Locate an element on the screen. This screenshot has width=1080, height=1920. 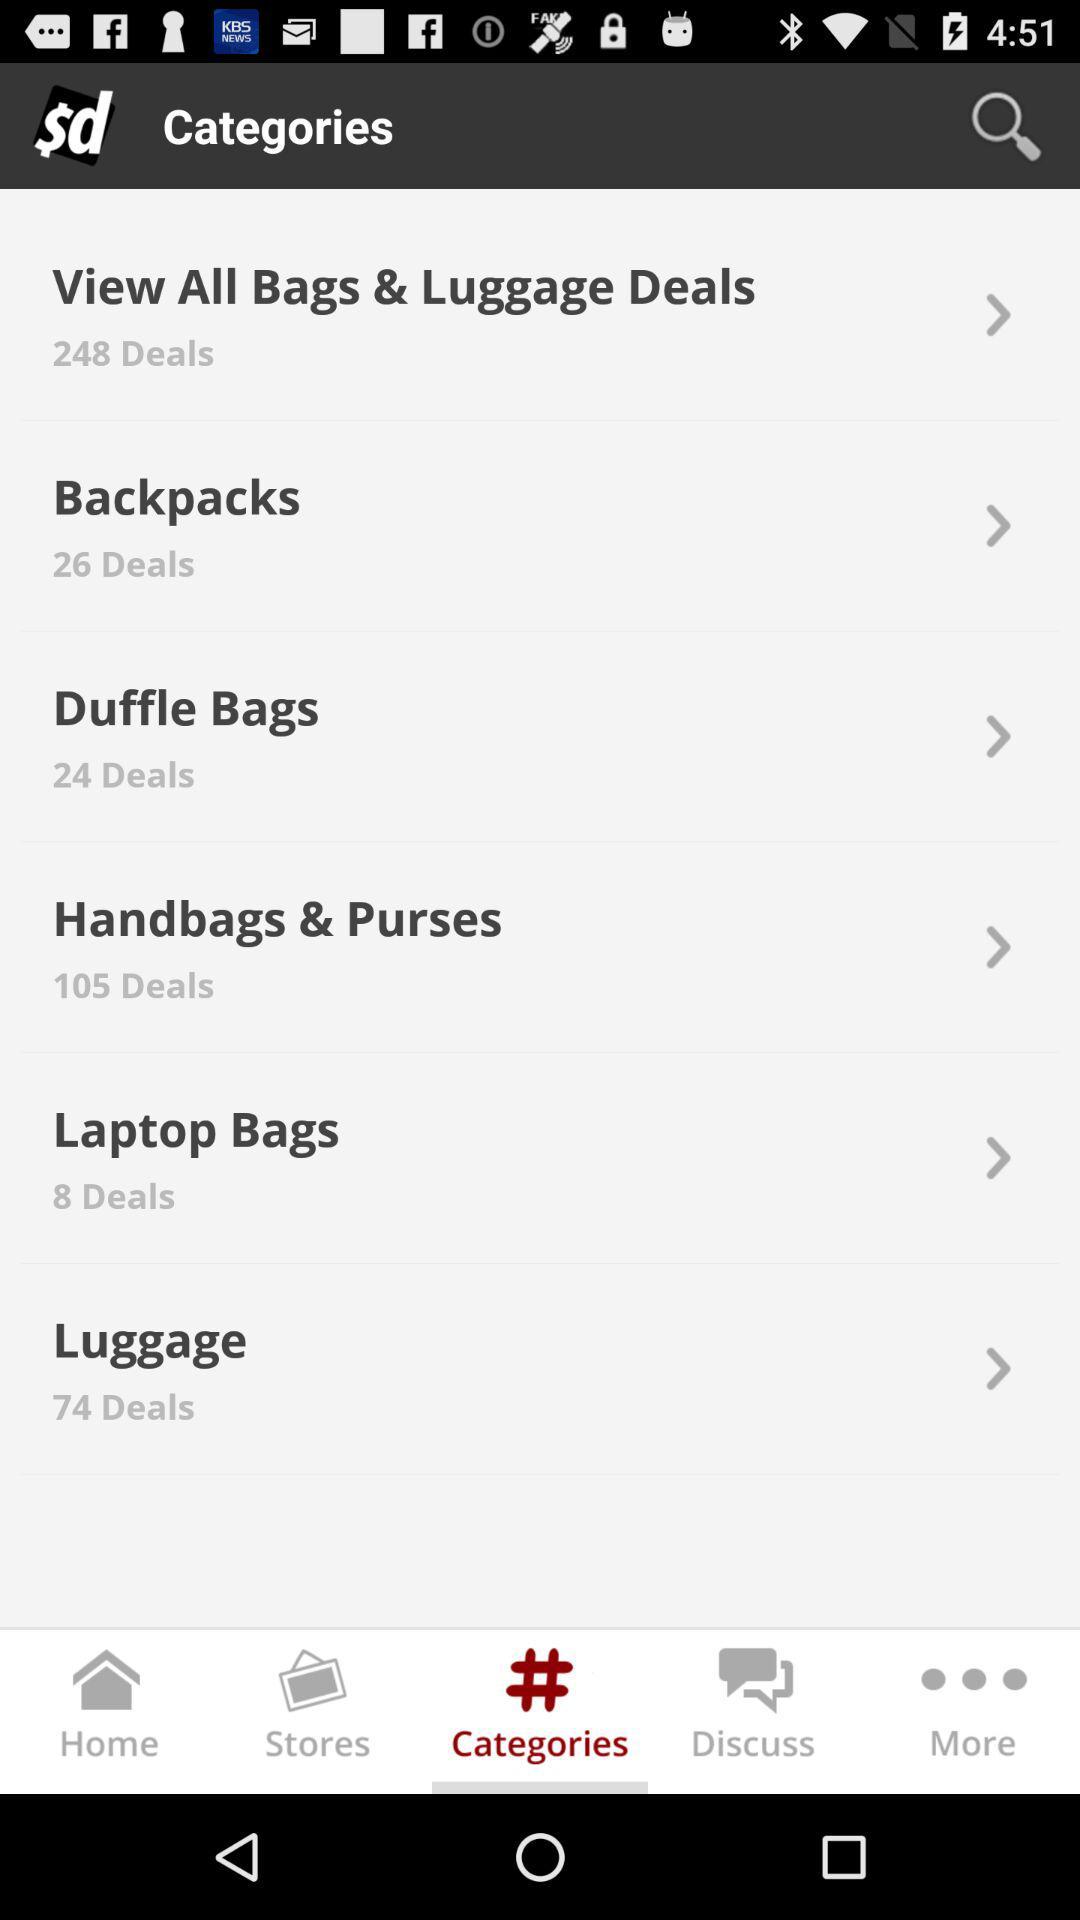
stores is located at coordinates (323, 1715).